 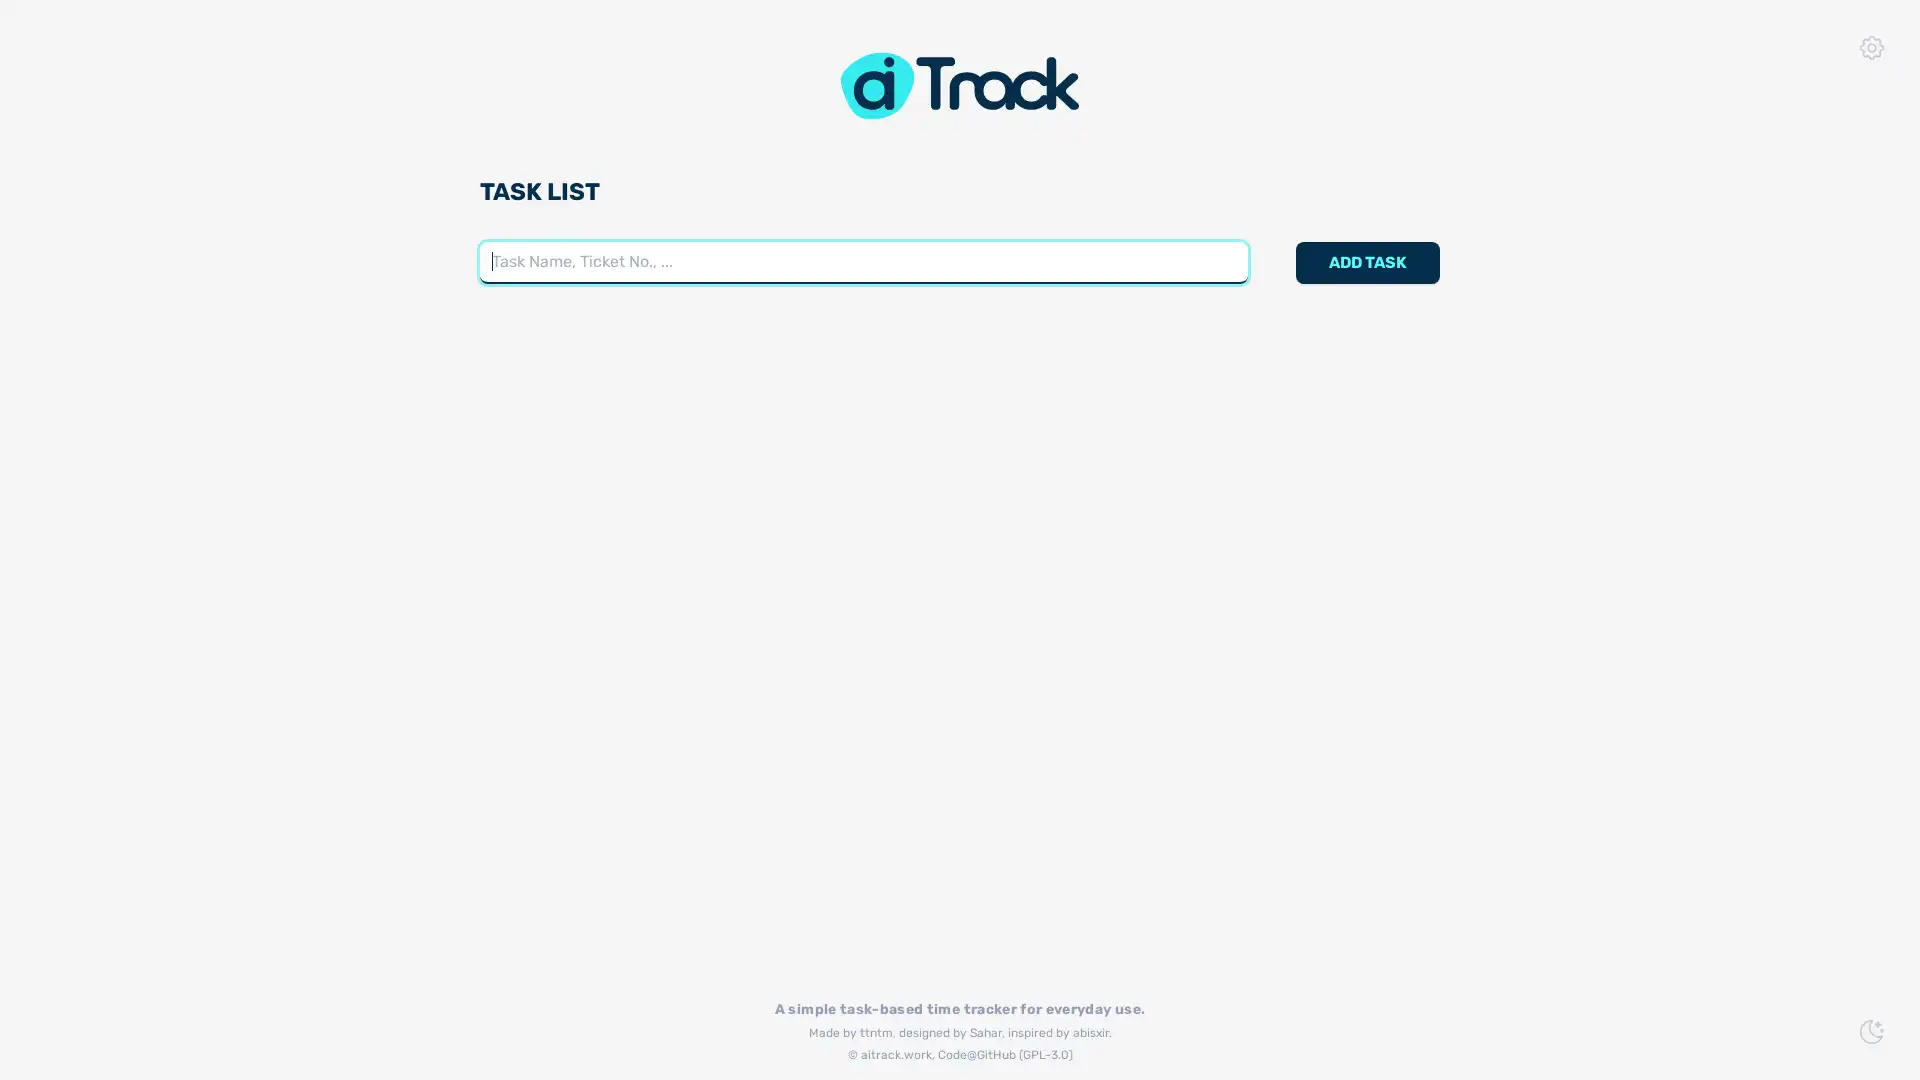 I want to click on App Settings, so click(x=1871, y=46).